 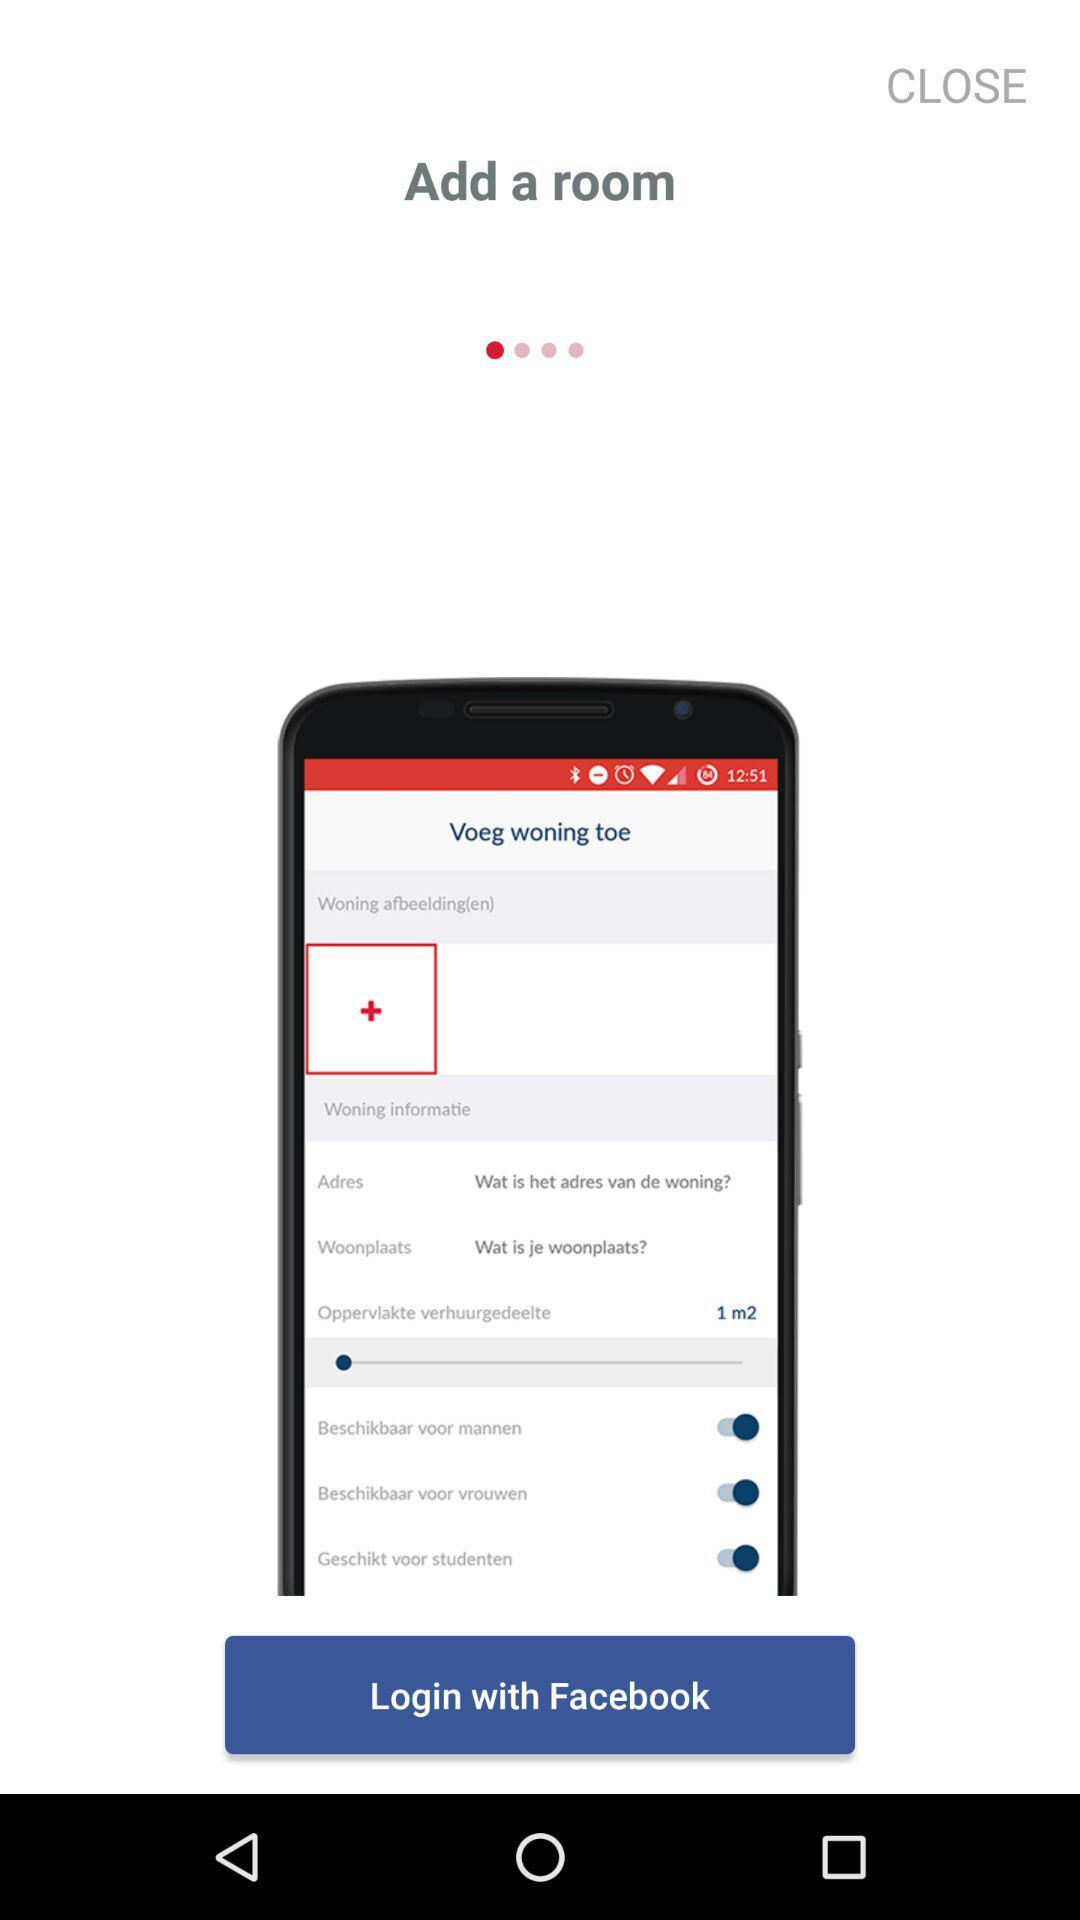 I want to click on close, so click(x=947, y=83).